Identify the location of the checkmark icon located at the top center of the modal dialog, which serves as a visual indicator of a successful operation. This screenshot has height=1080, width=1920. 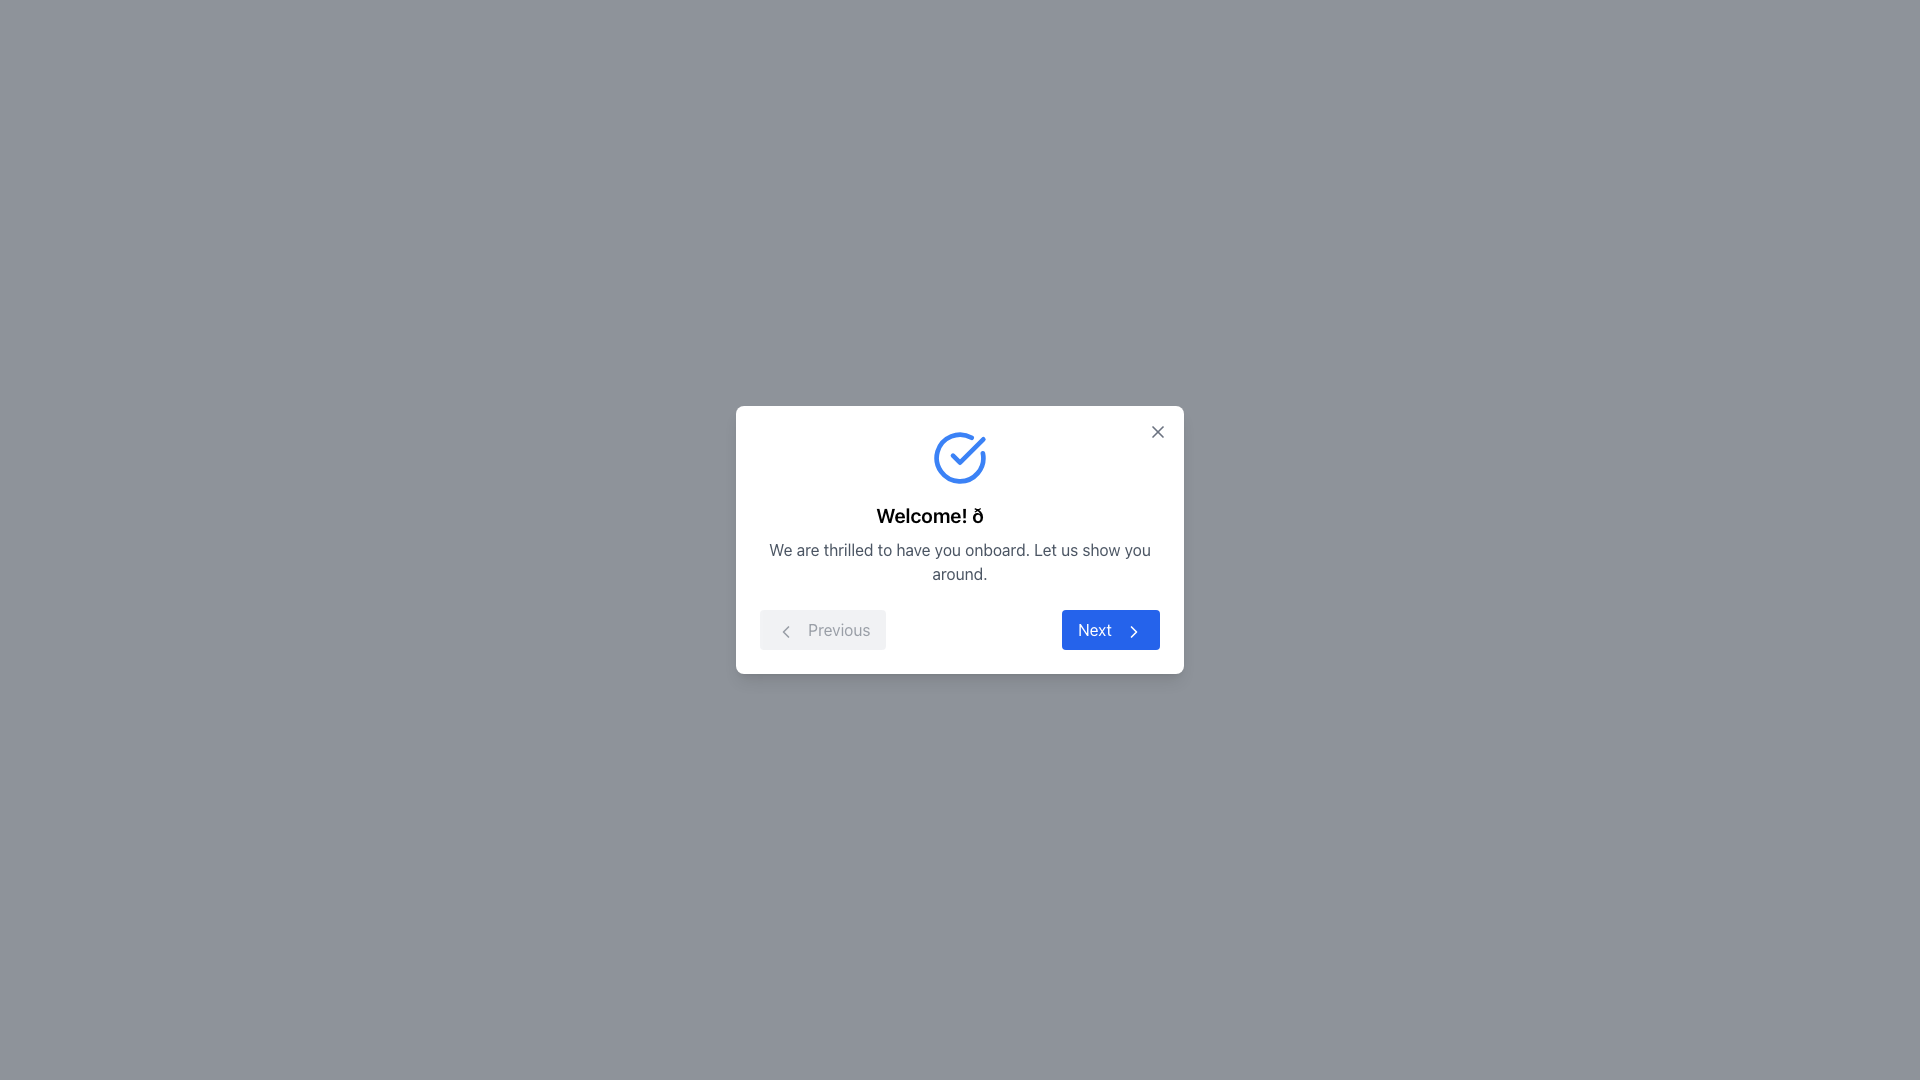
(968, 451).